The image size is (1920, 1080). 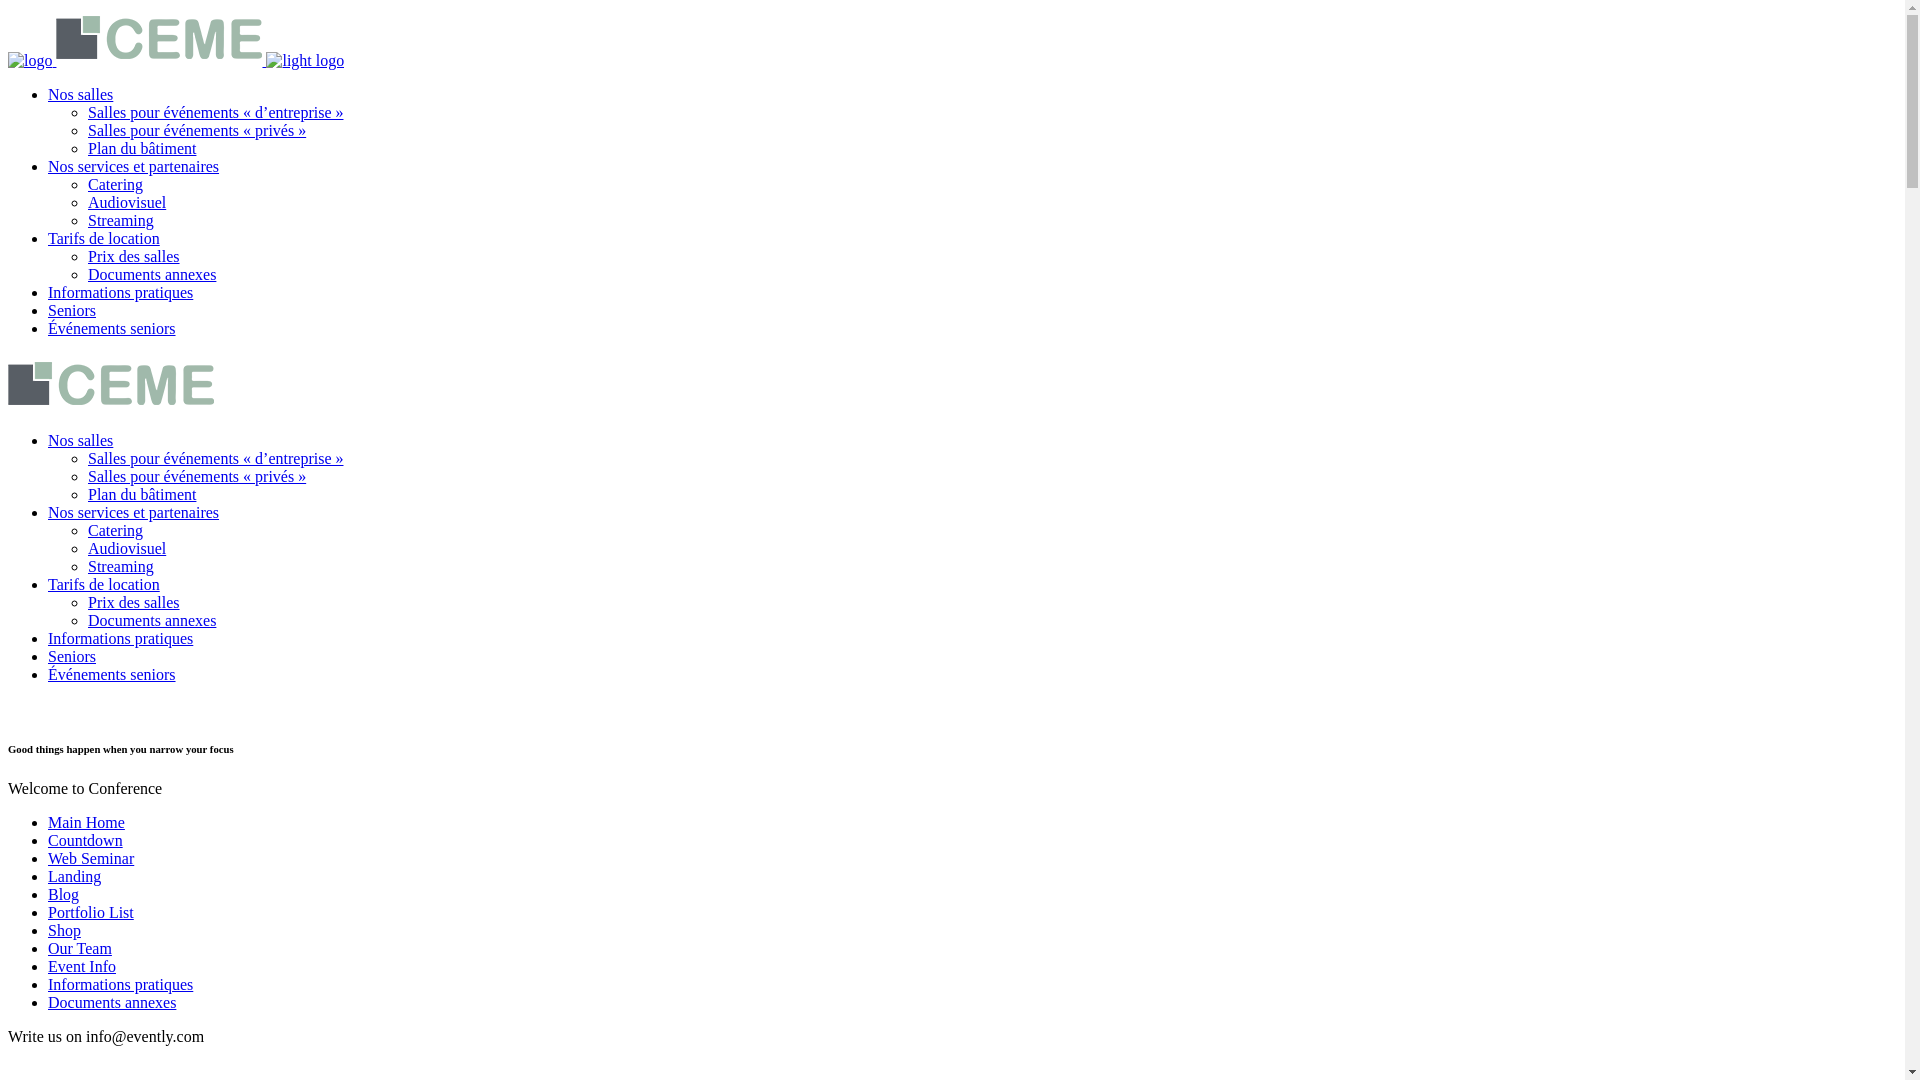 What do you see at coordinates (110, 1002) in the screenshot?
I see `'Documents annexes'` at bounding box center [110, 1002].